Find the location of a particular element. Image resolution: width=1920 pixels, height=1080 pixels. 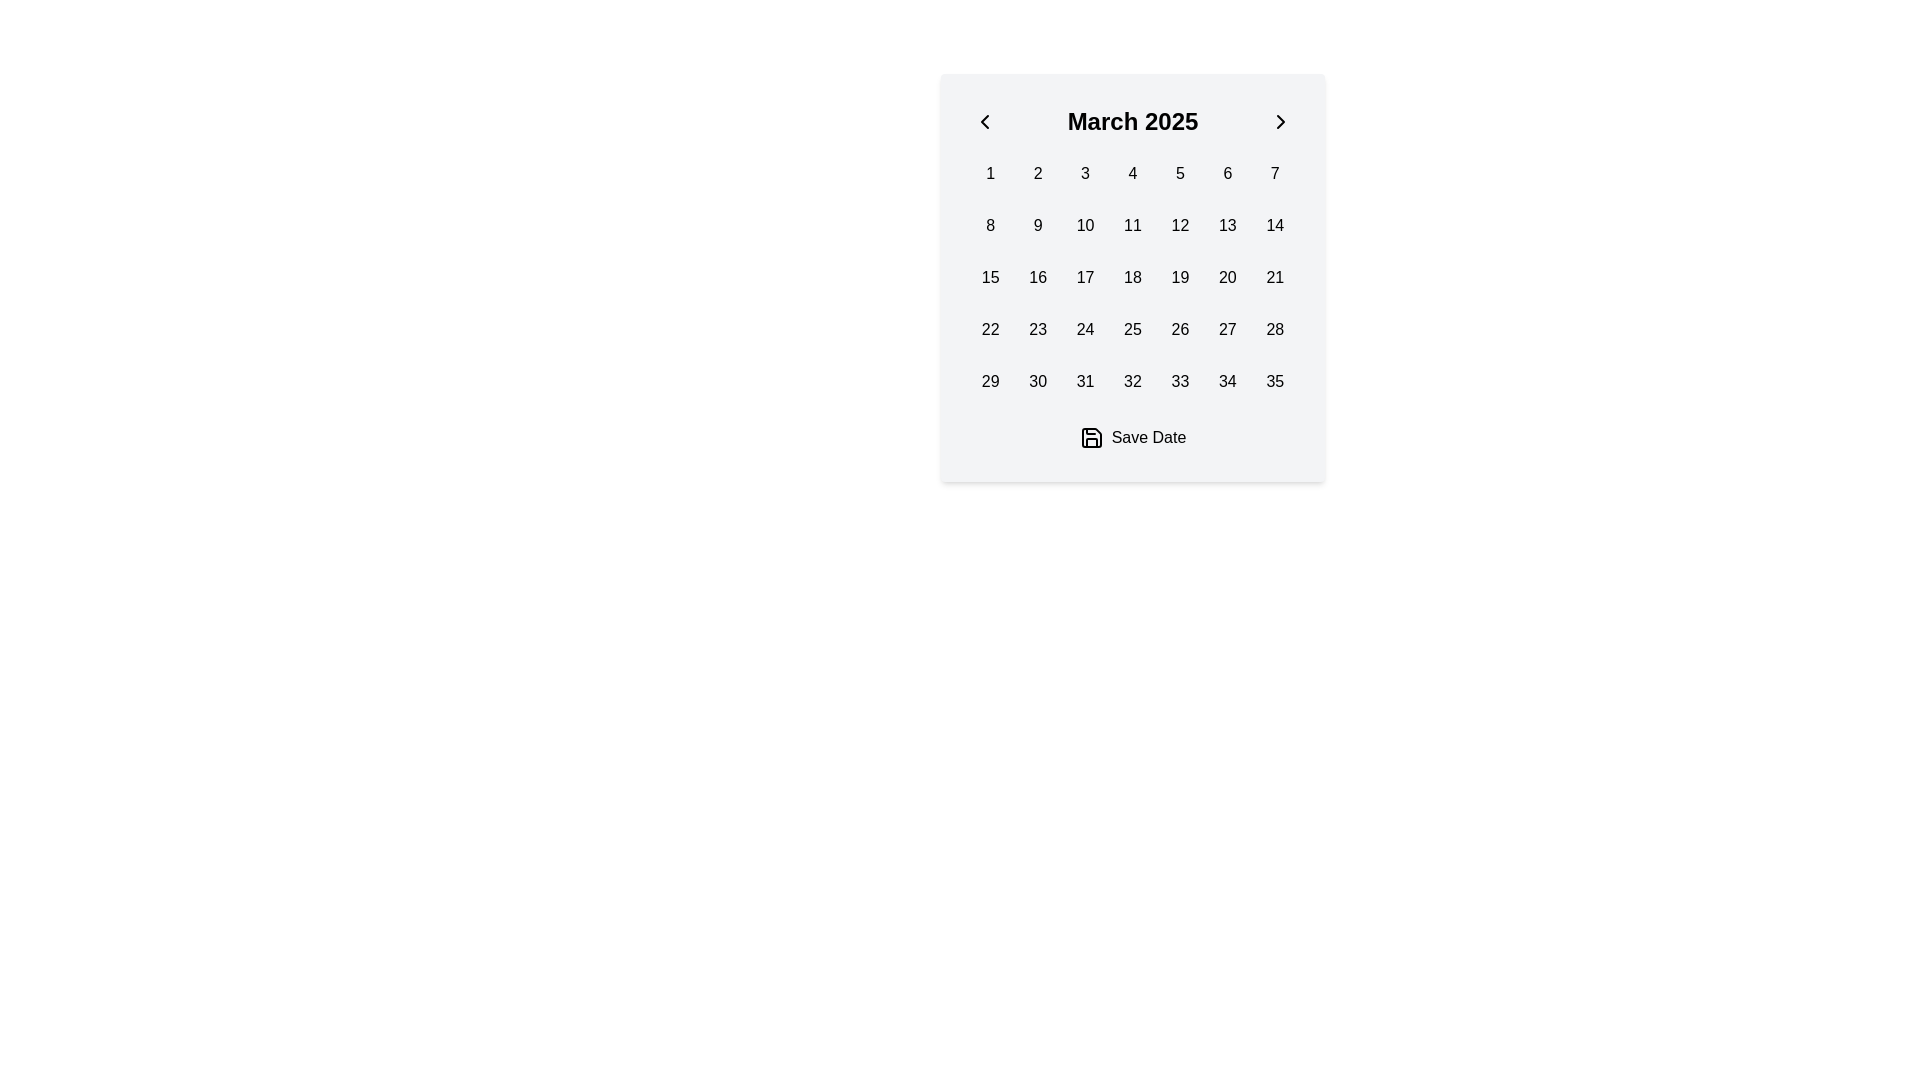

the rounded rectangular button labeled '28' is located at coordinates (1274, 329).